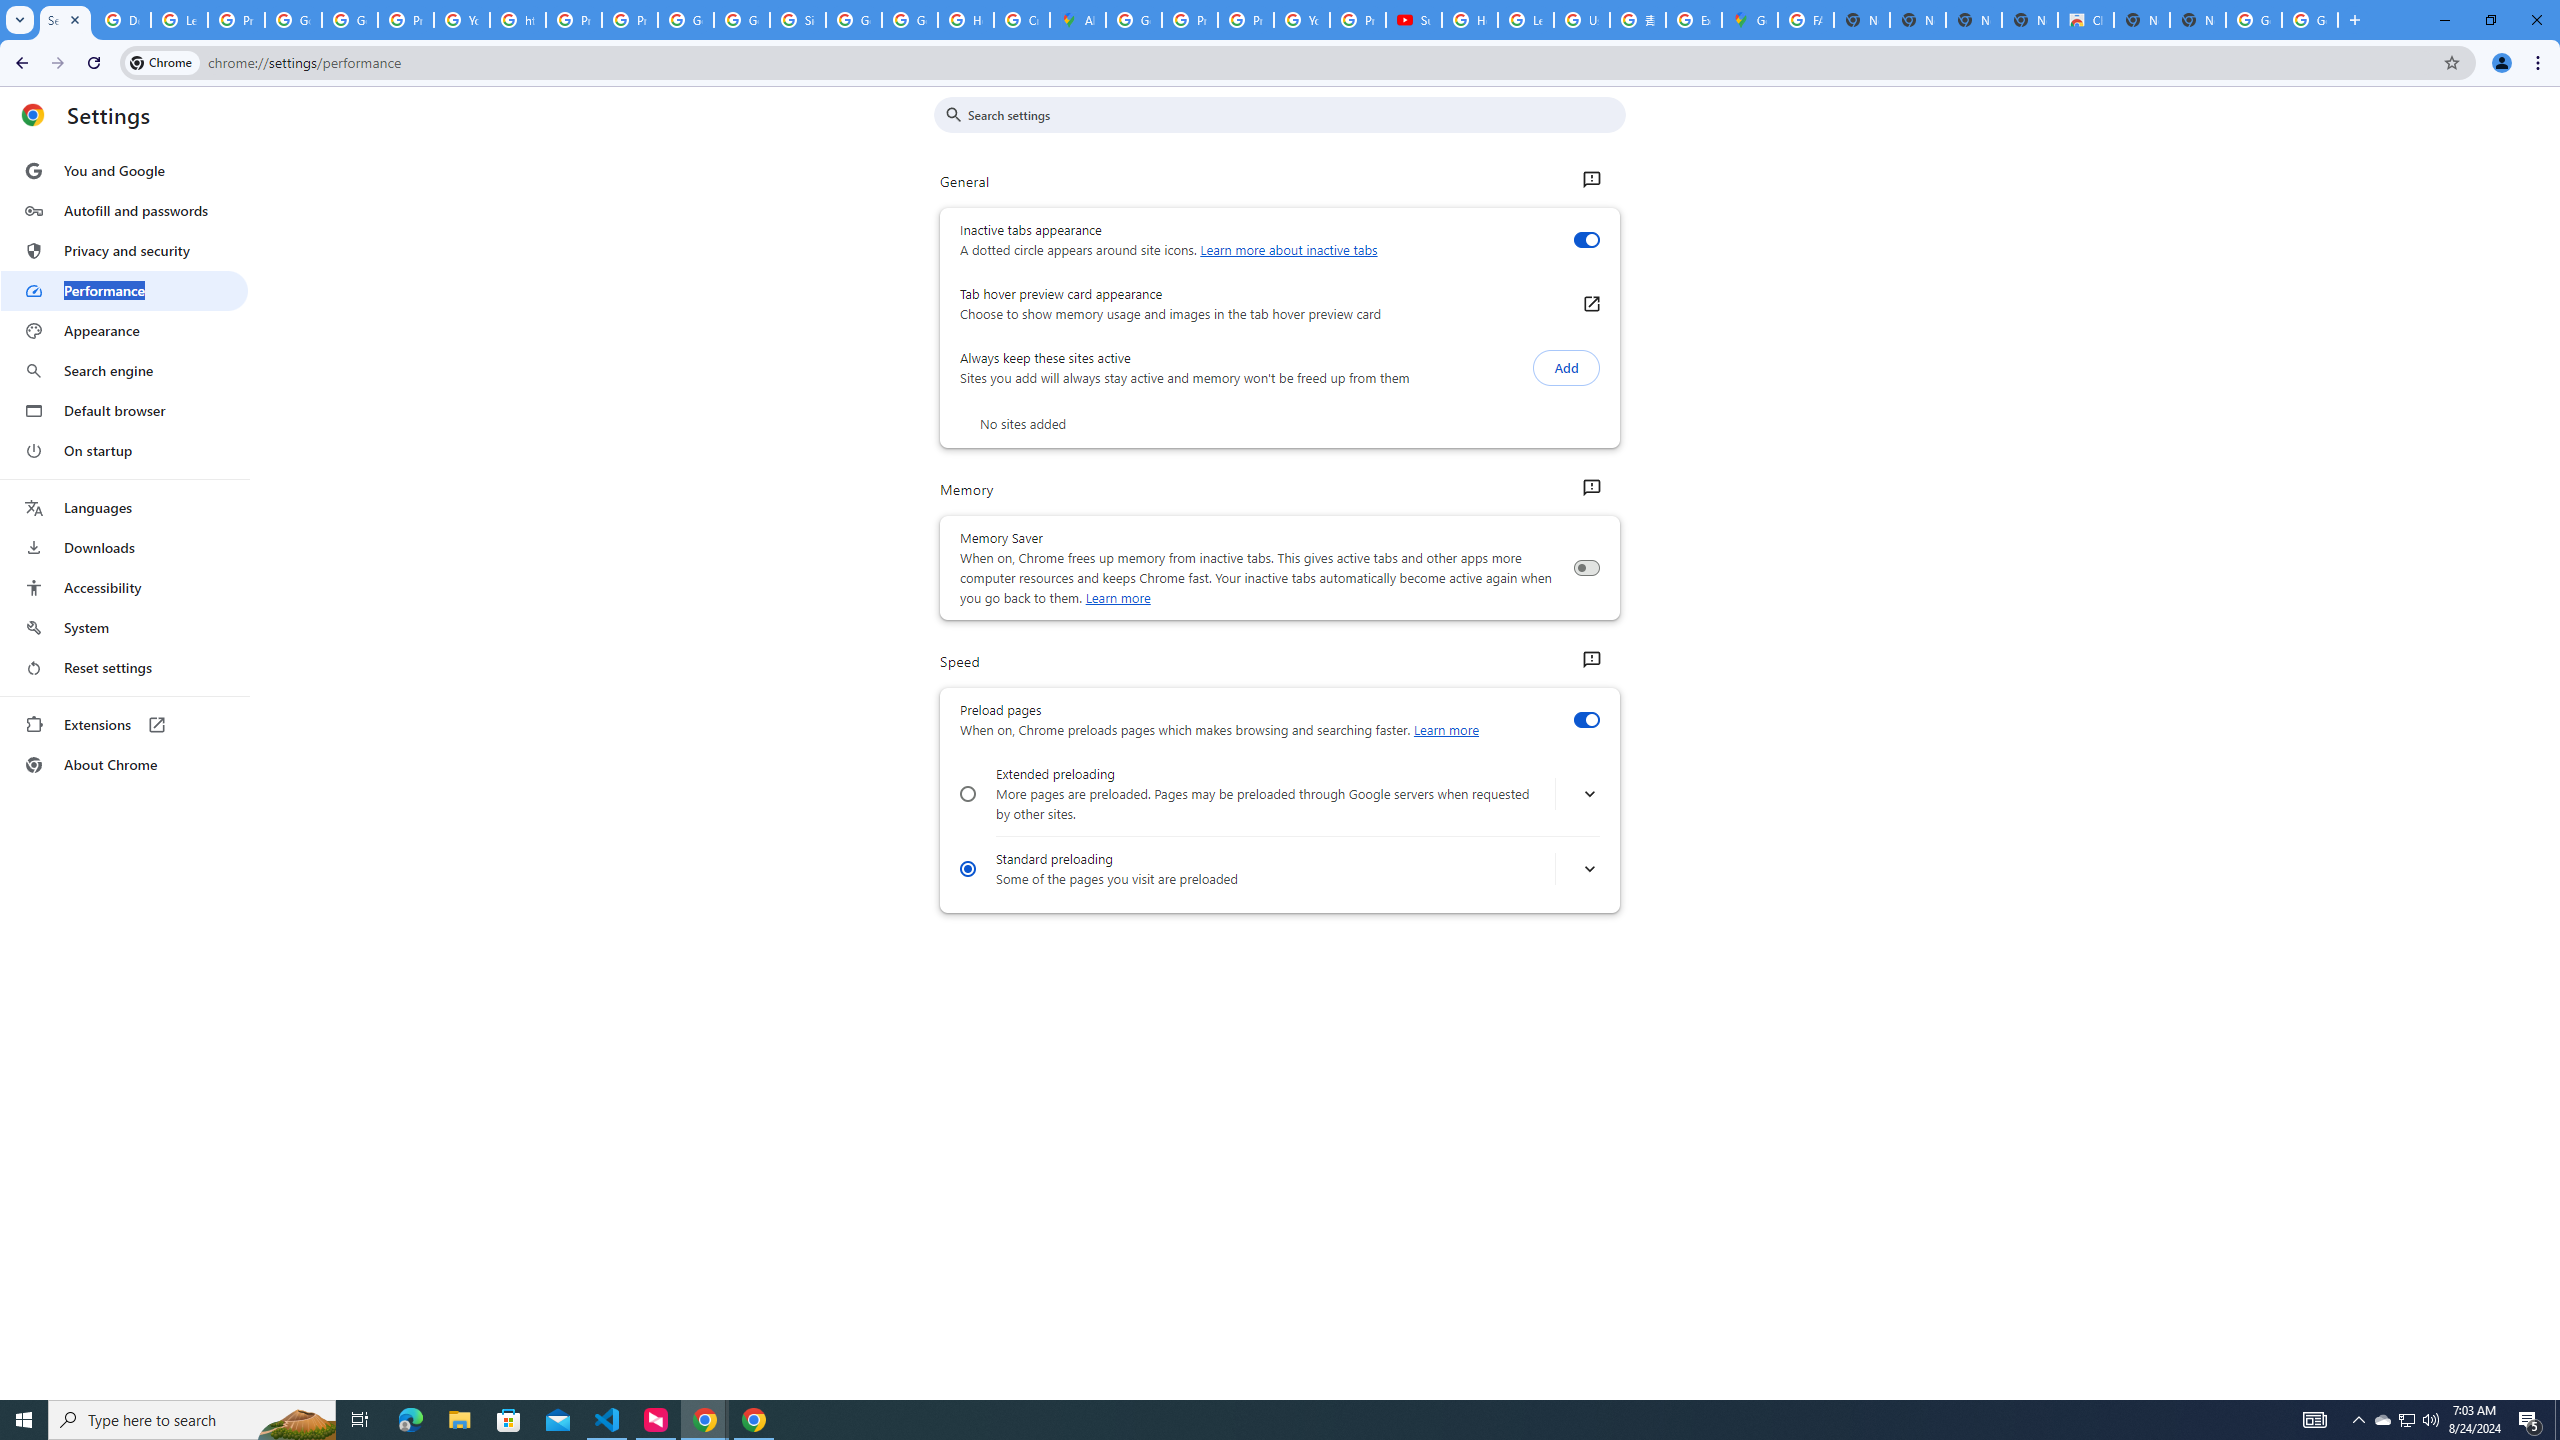 The width and height of the screenshot is (2560, 1440). Describe the element at coordinates (1293, 114) in the screenshot. I see `'Search settings'` at that location.